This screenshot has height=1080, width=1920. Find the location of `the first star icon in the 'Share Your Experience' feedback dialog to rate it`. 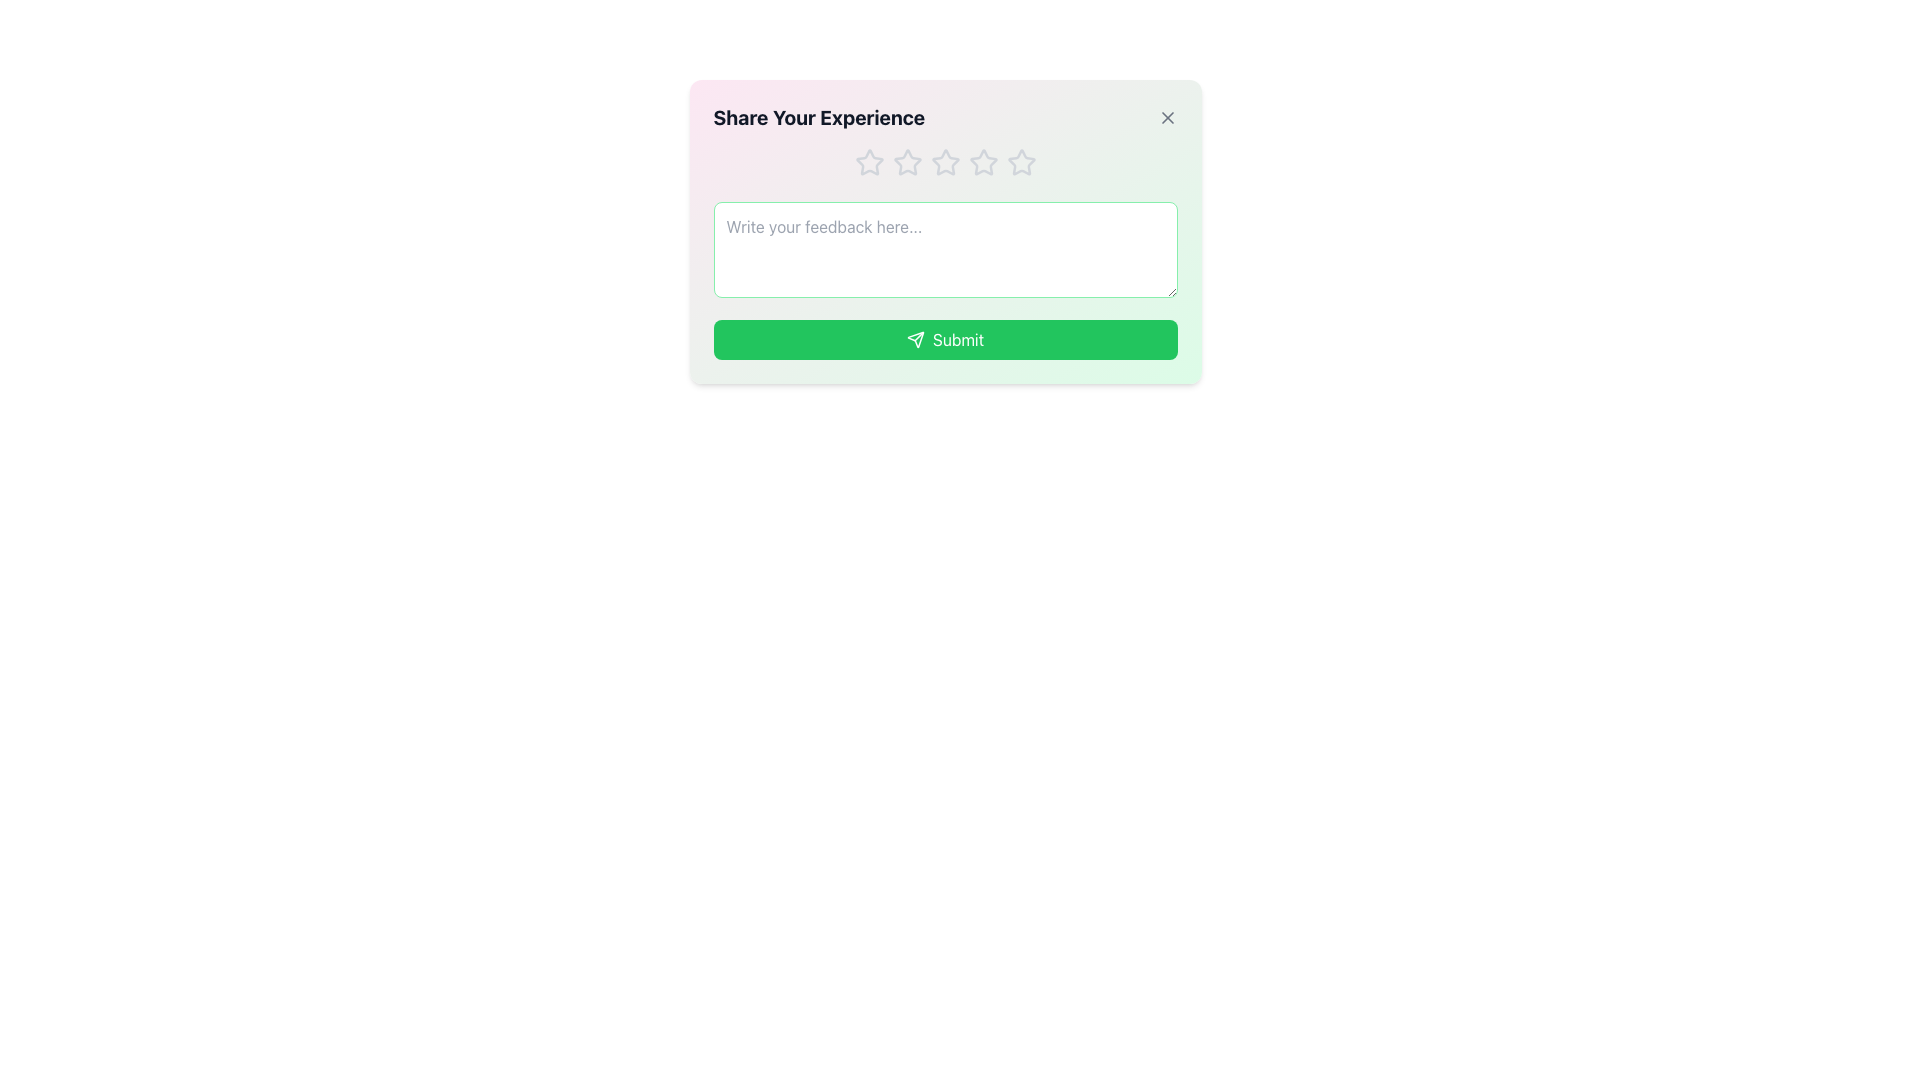

the first star icon in the 'Share Your Experience' feedback dialog to rate it is located at coordinates (869, 161).